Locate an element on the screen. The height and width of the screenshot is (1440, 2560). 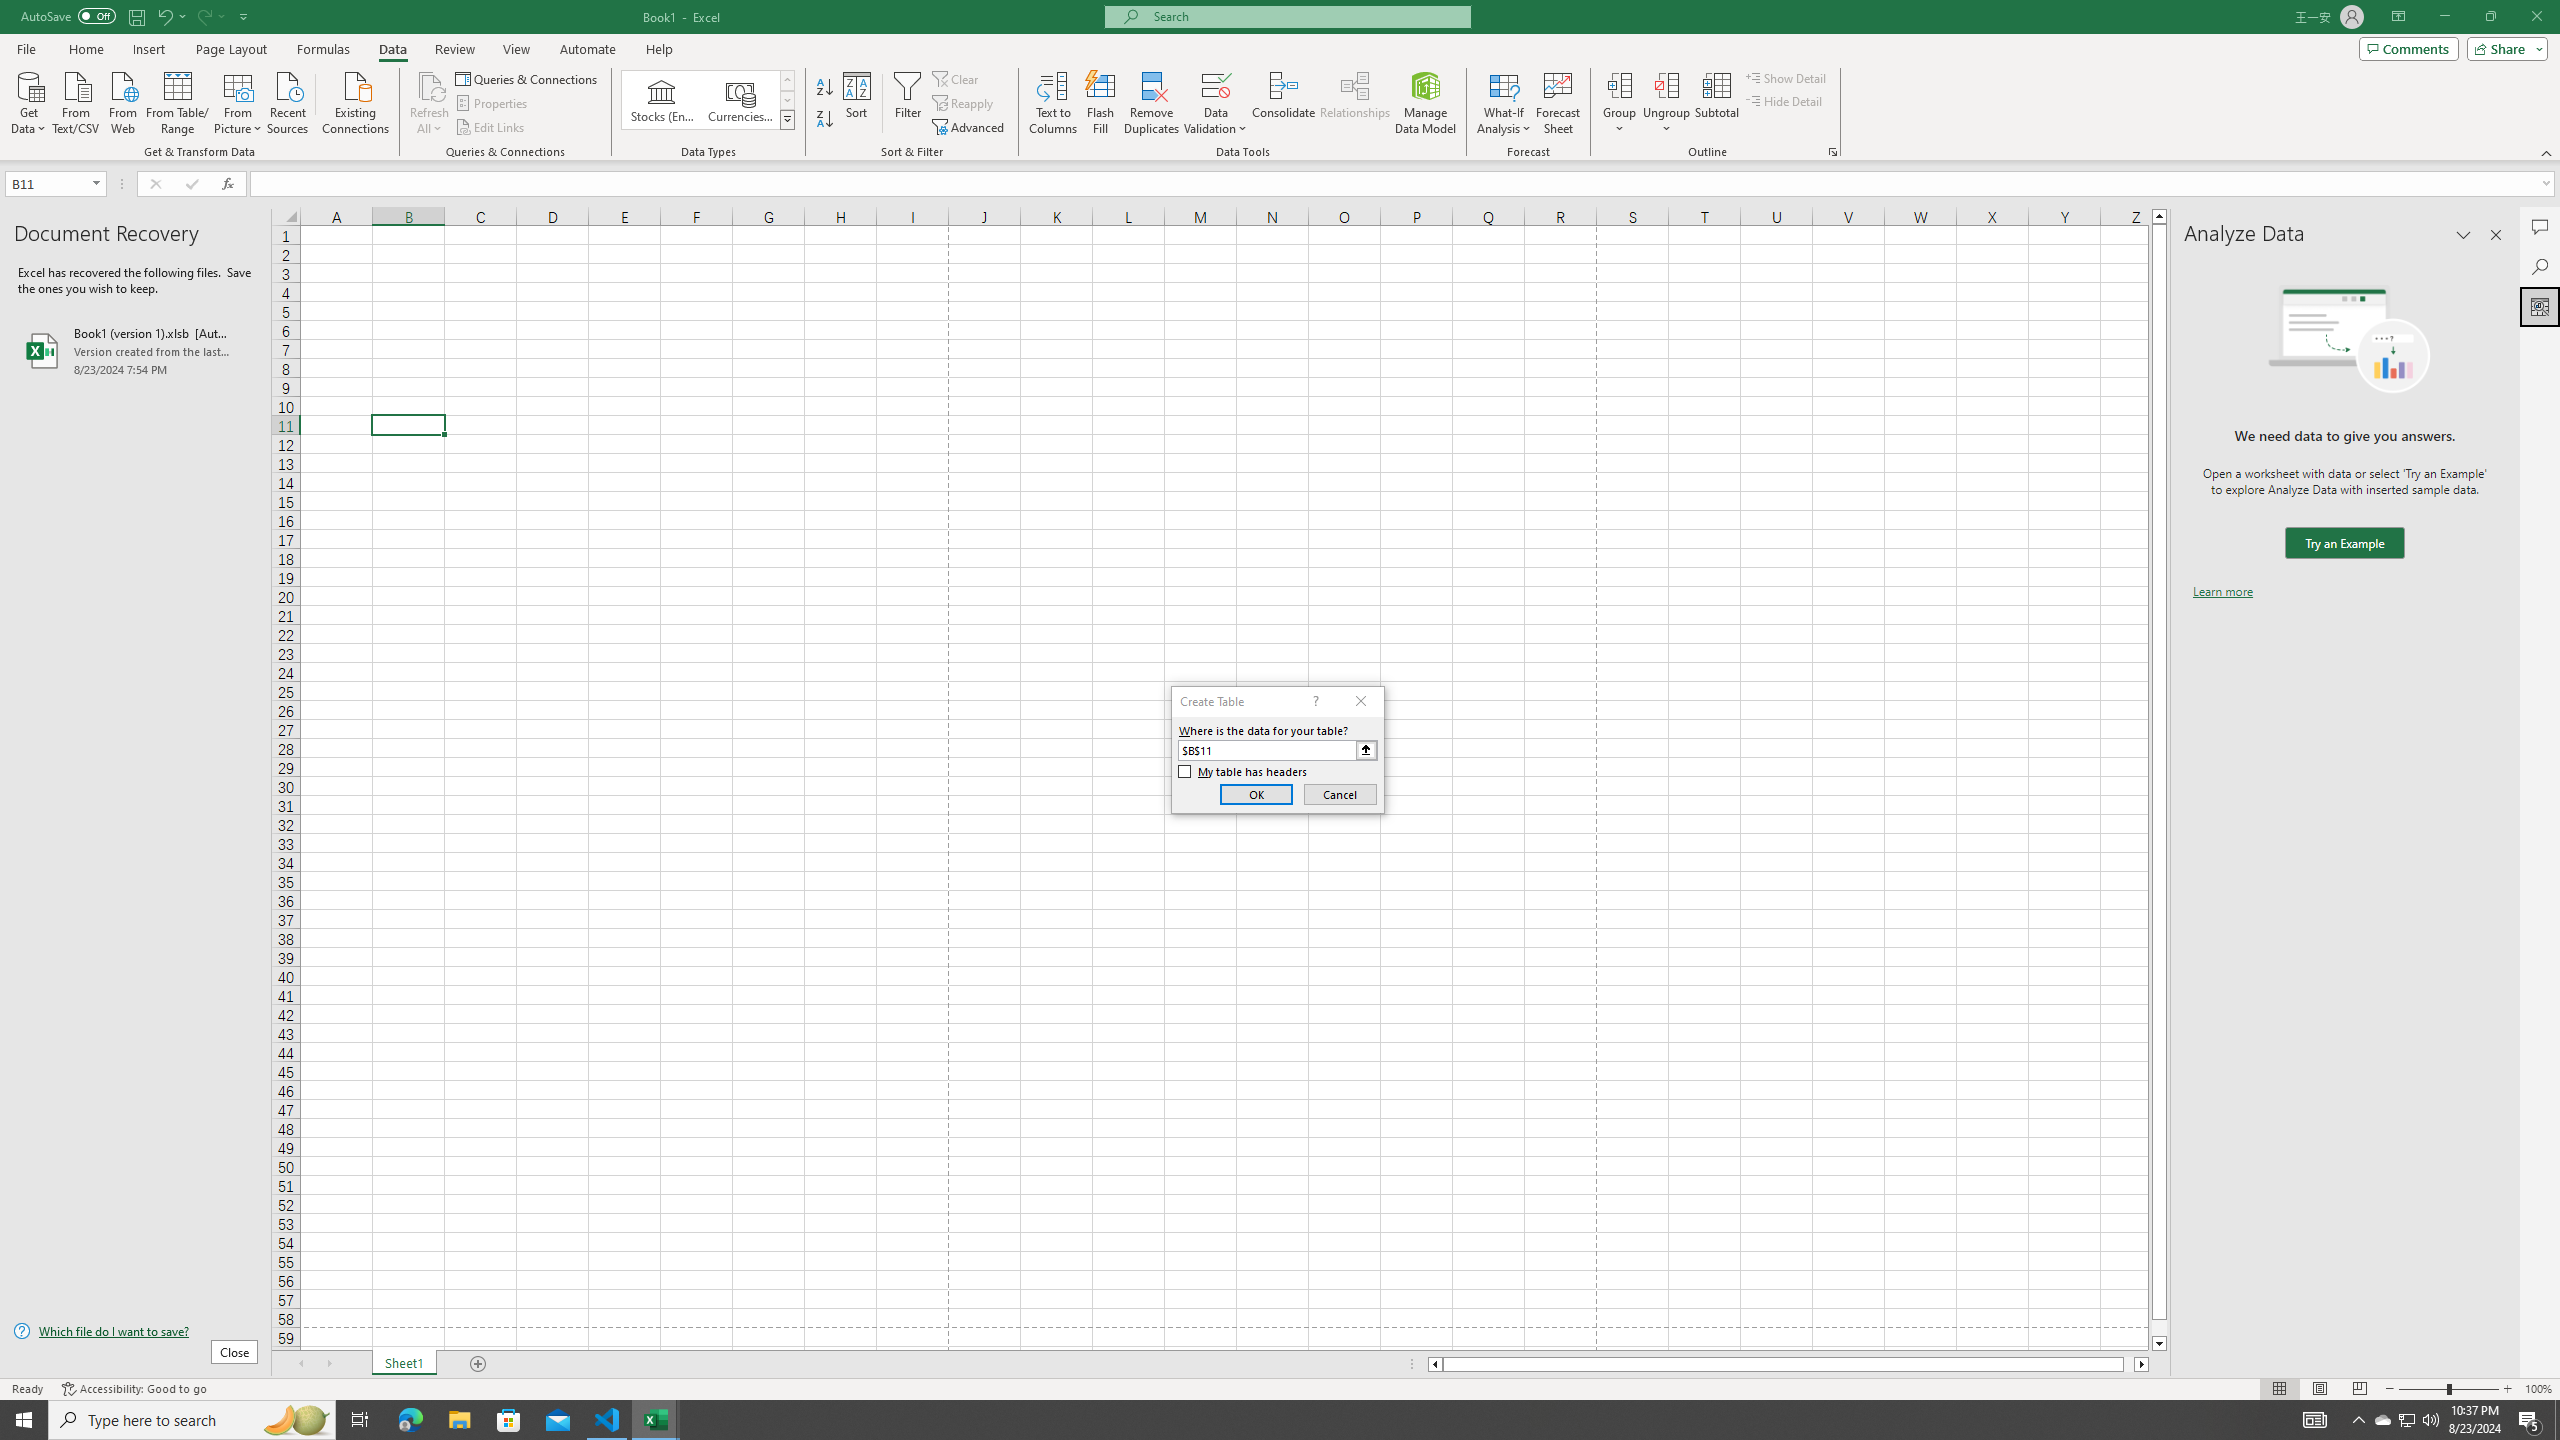
'Which file do I want to save?' is located at coordinates (134, 1332).